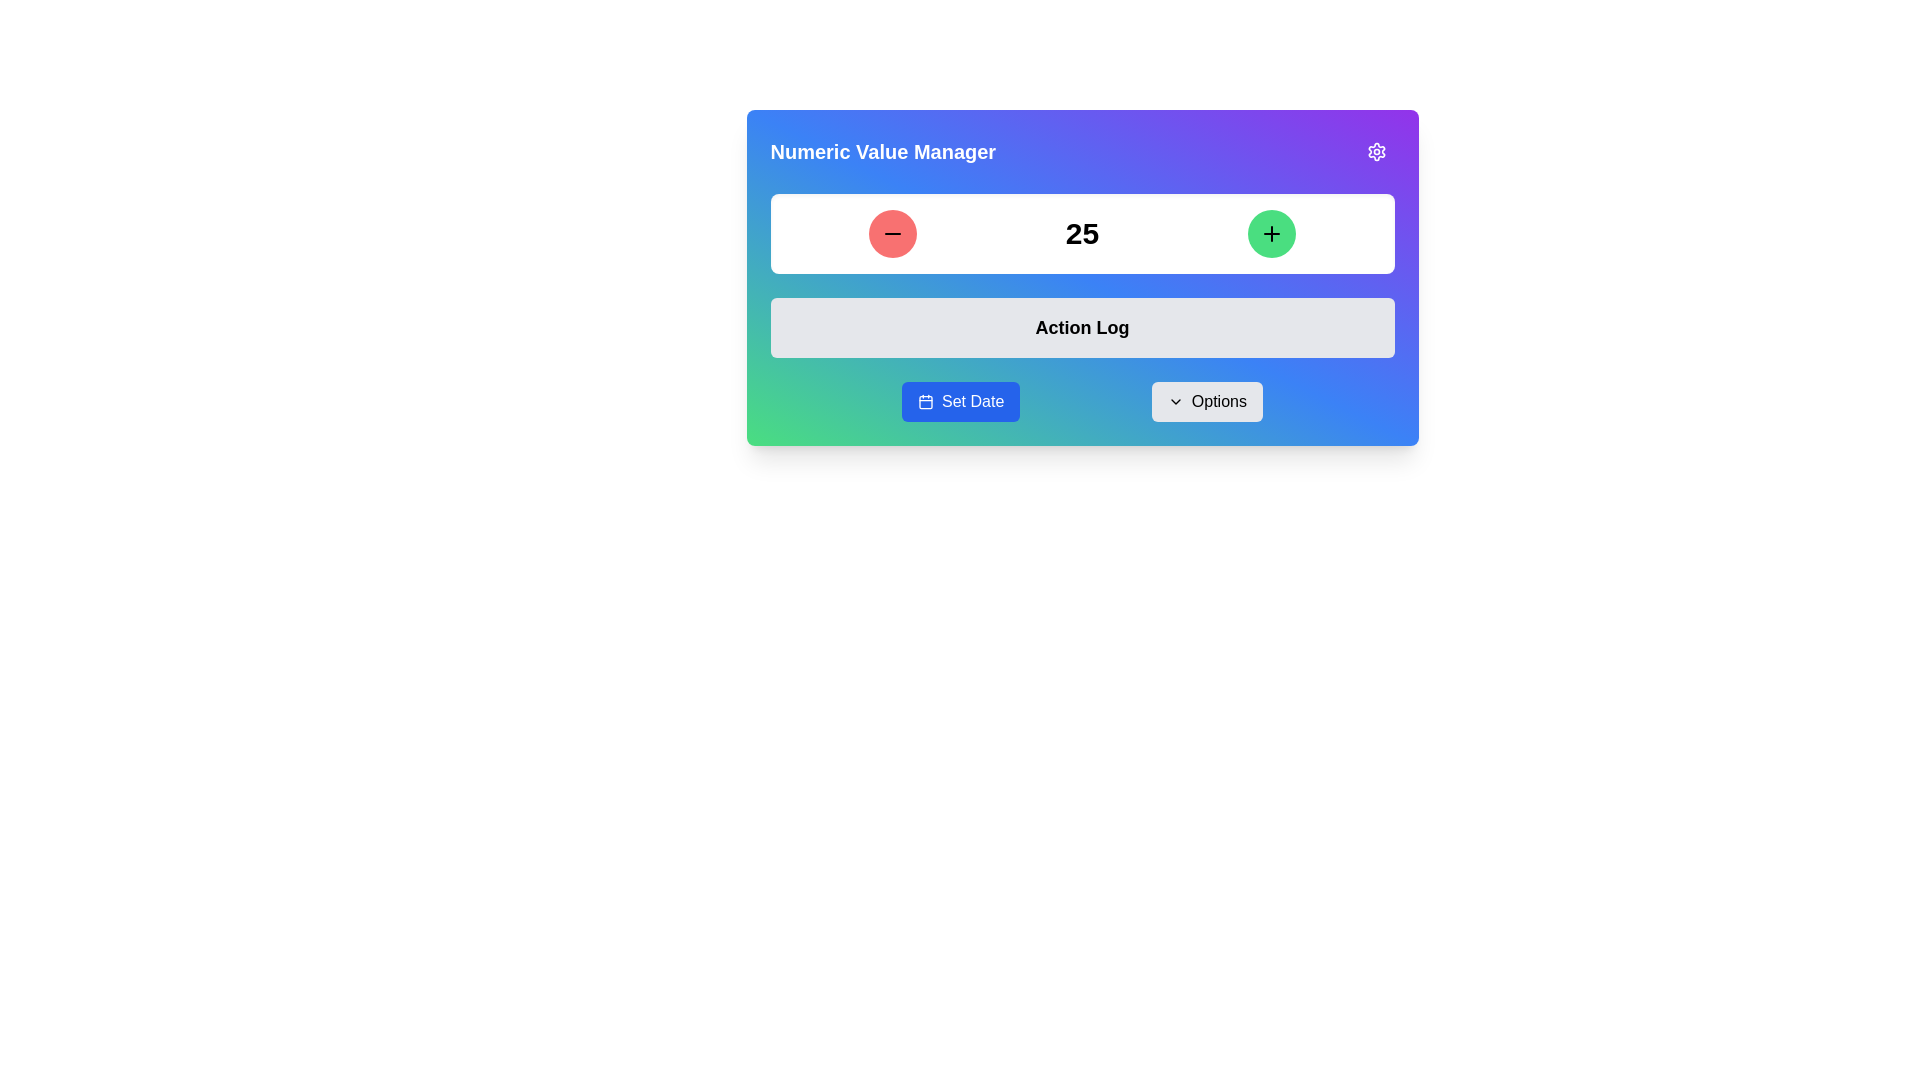  What do you see at coordinates (973, 401) in the screenshot?
I see `the 'Set Date' text UI component embedded within a blue rounded rectangular button located in the lower section of the interface` at bounding box center [973, 401].